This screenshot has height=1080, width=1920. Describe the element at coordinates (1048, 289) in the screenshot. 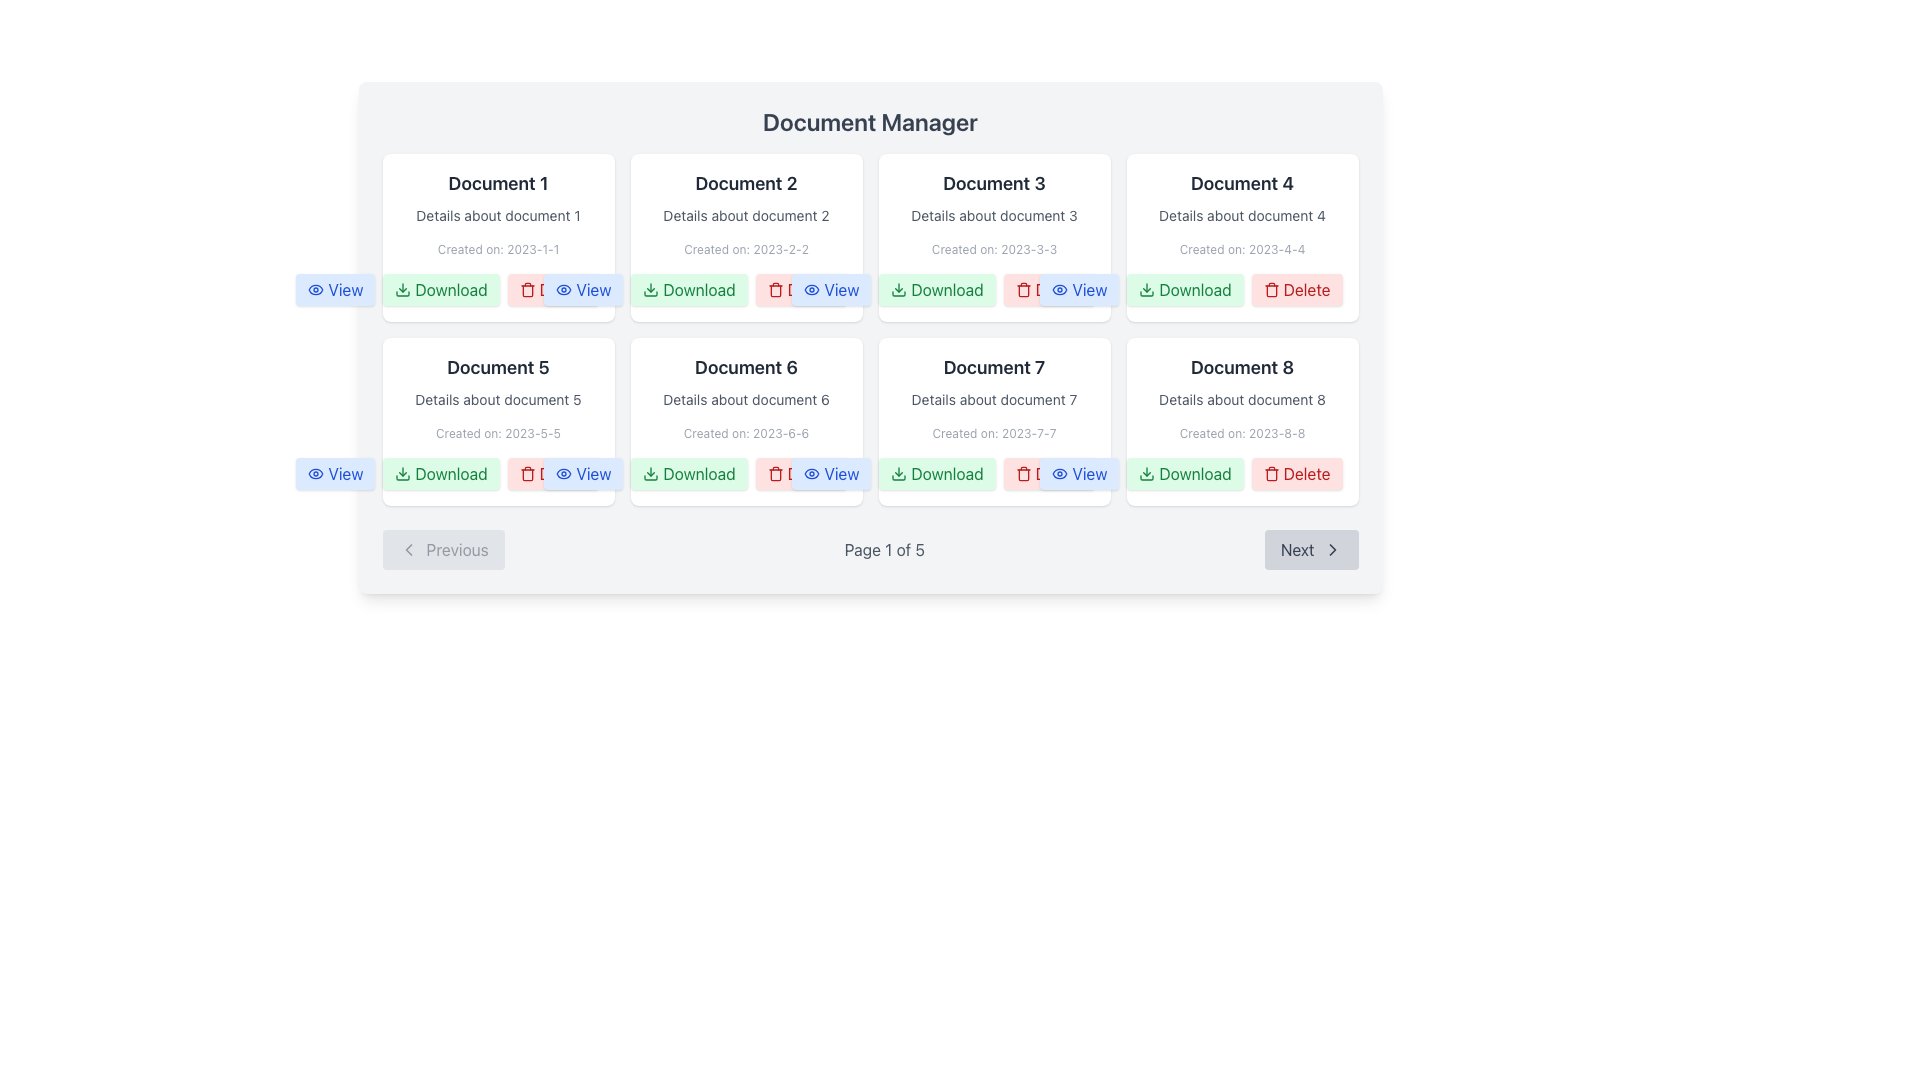

I see `the 'Delete' button` at that location.